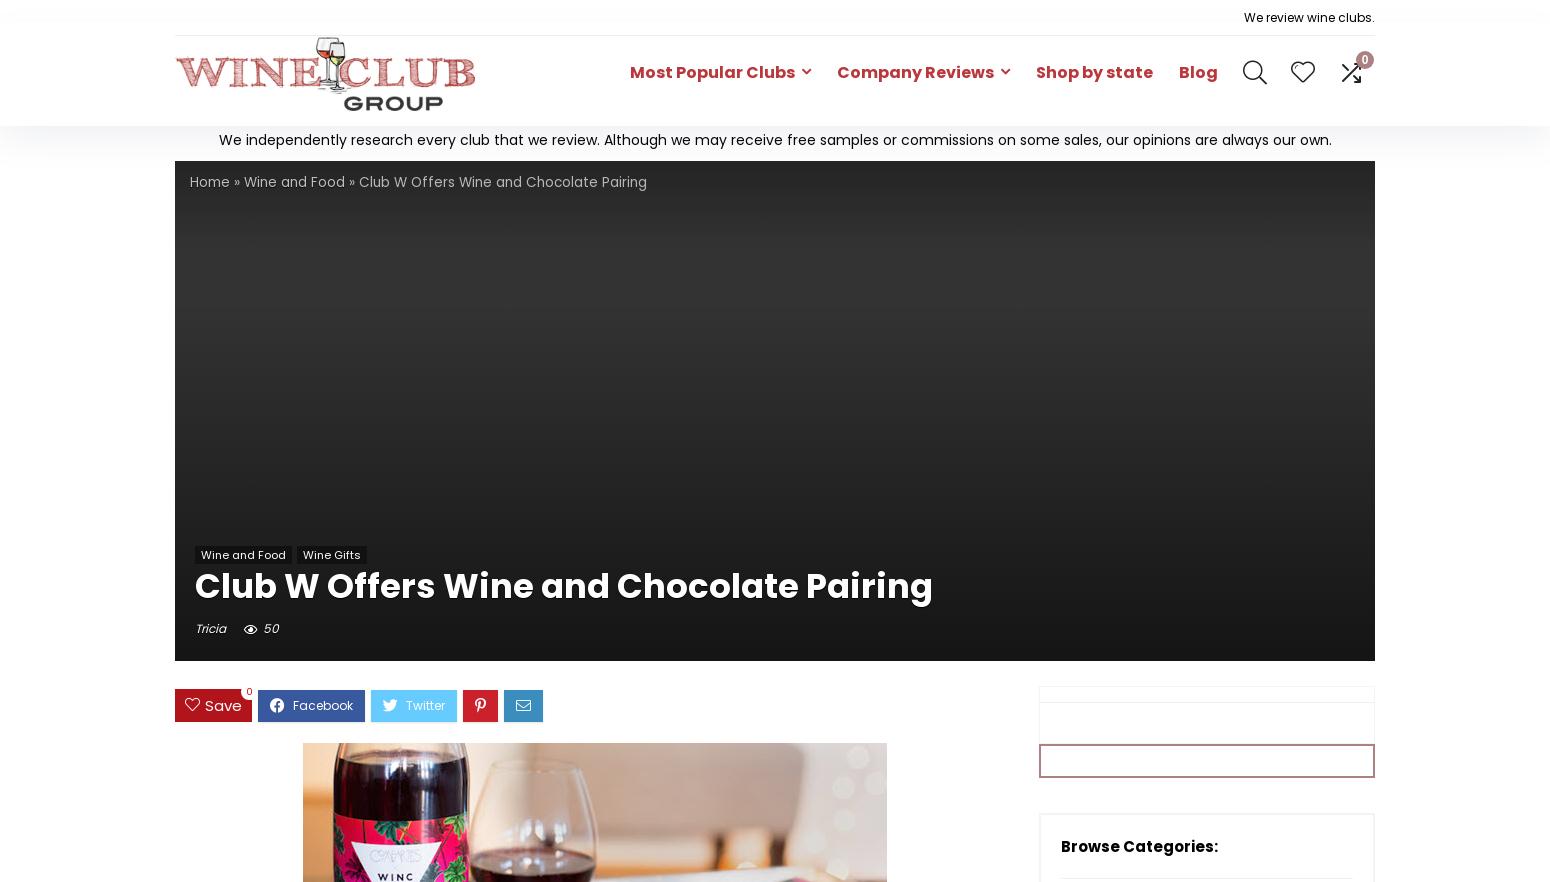 Image resolution: width=1550 pixels, height=882 pixels. What do you see at coordinates (712, 71) in the screenshot?
I see `'Most Popular Clubs'` at bounding box center [712, 71].